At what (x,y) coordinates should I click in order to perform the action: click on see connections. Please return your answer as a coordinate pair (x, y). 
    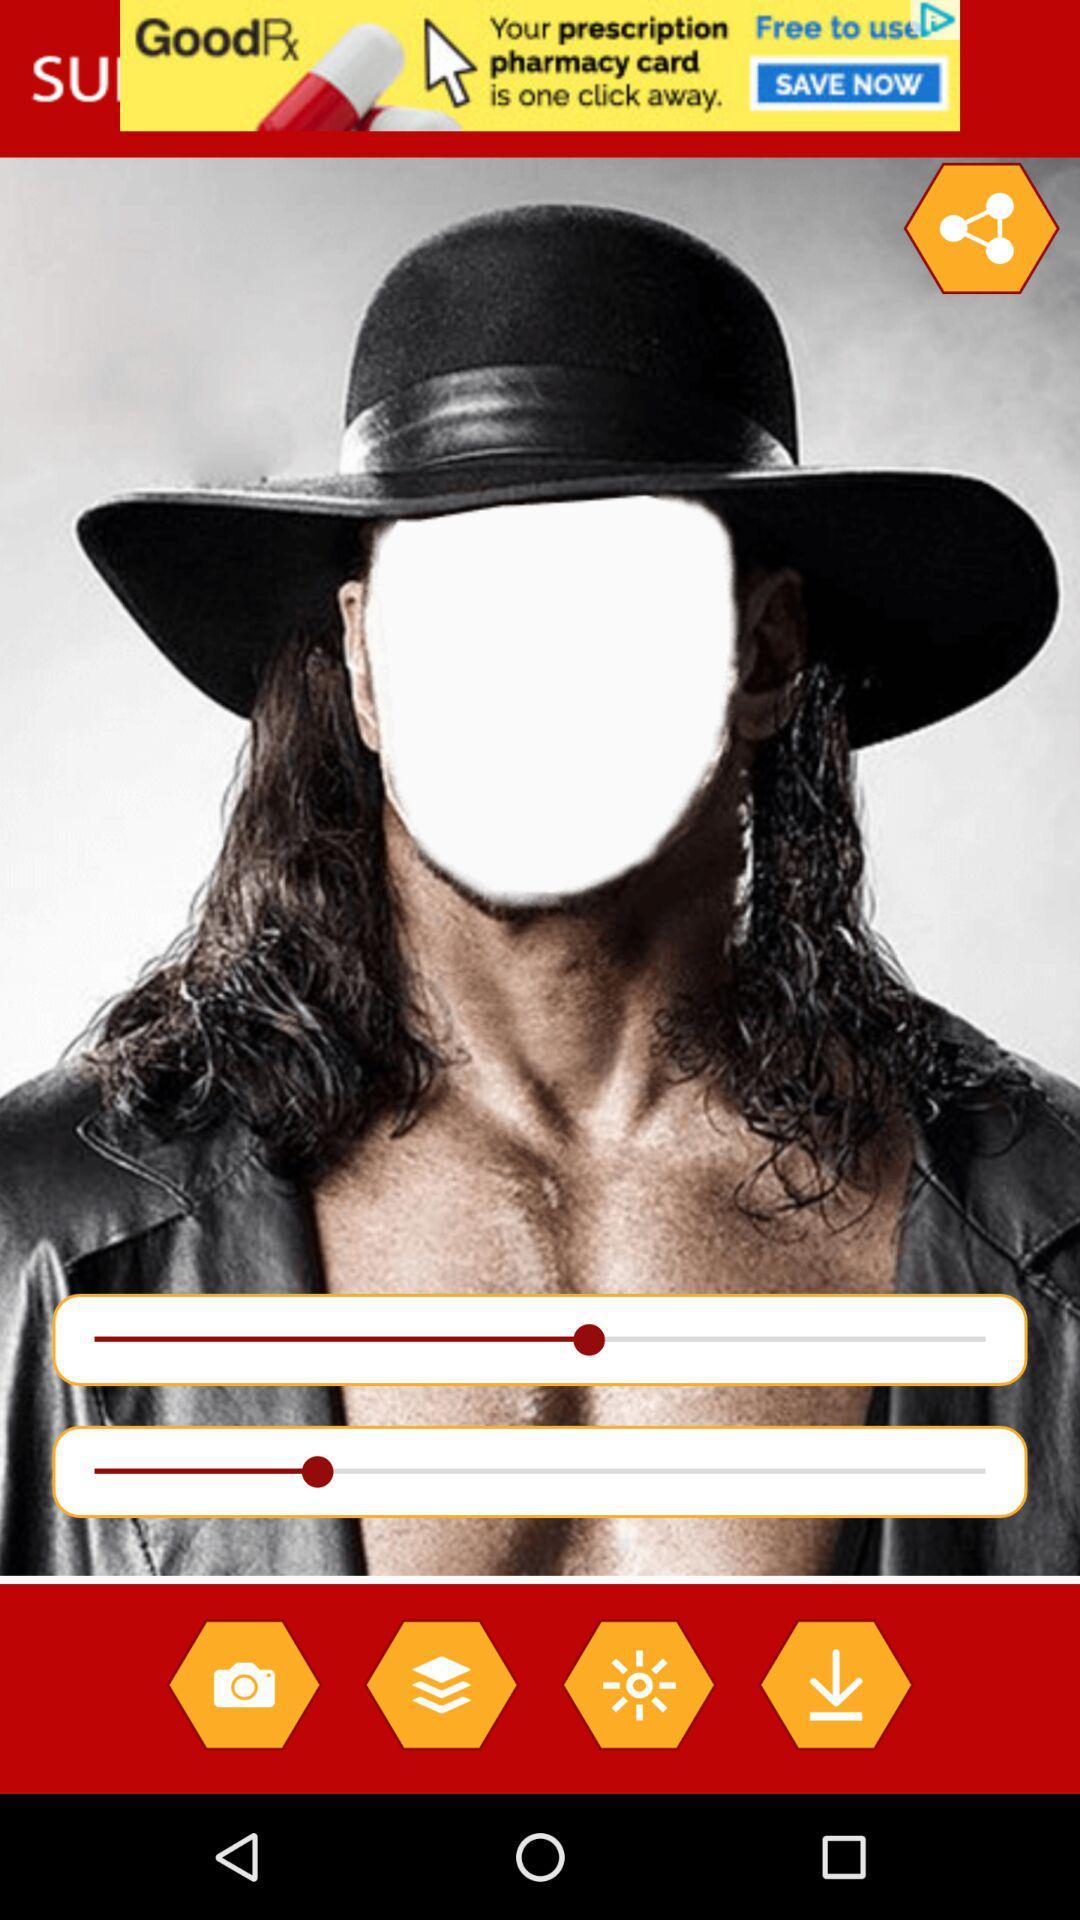
    Looking at the image, I should click on (980, 228).